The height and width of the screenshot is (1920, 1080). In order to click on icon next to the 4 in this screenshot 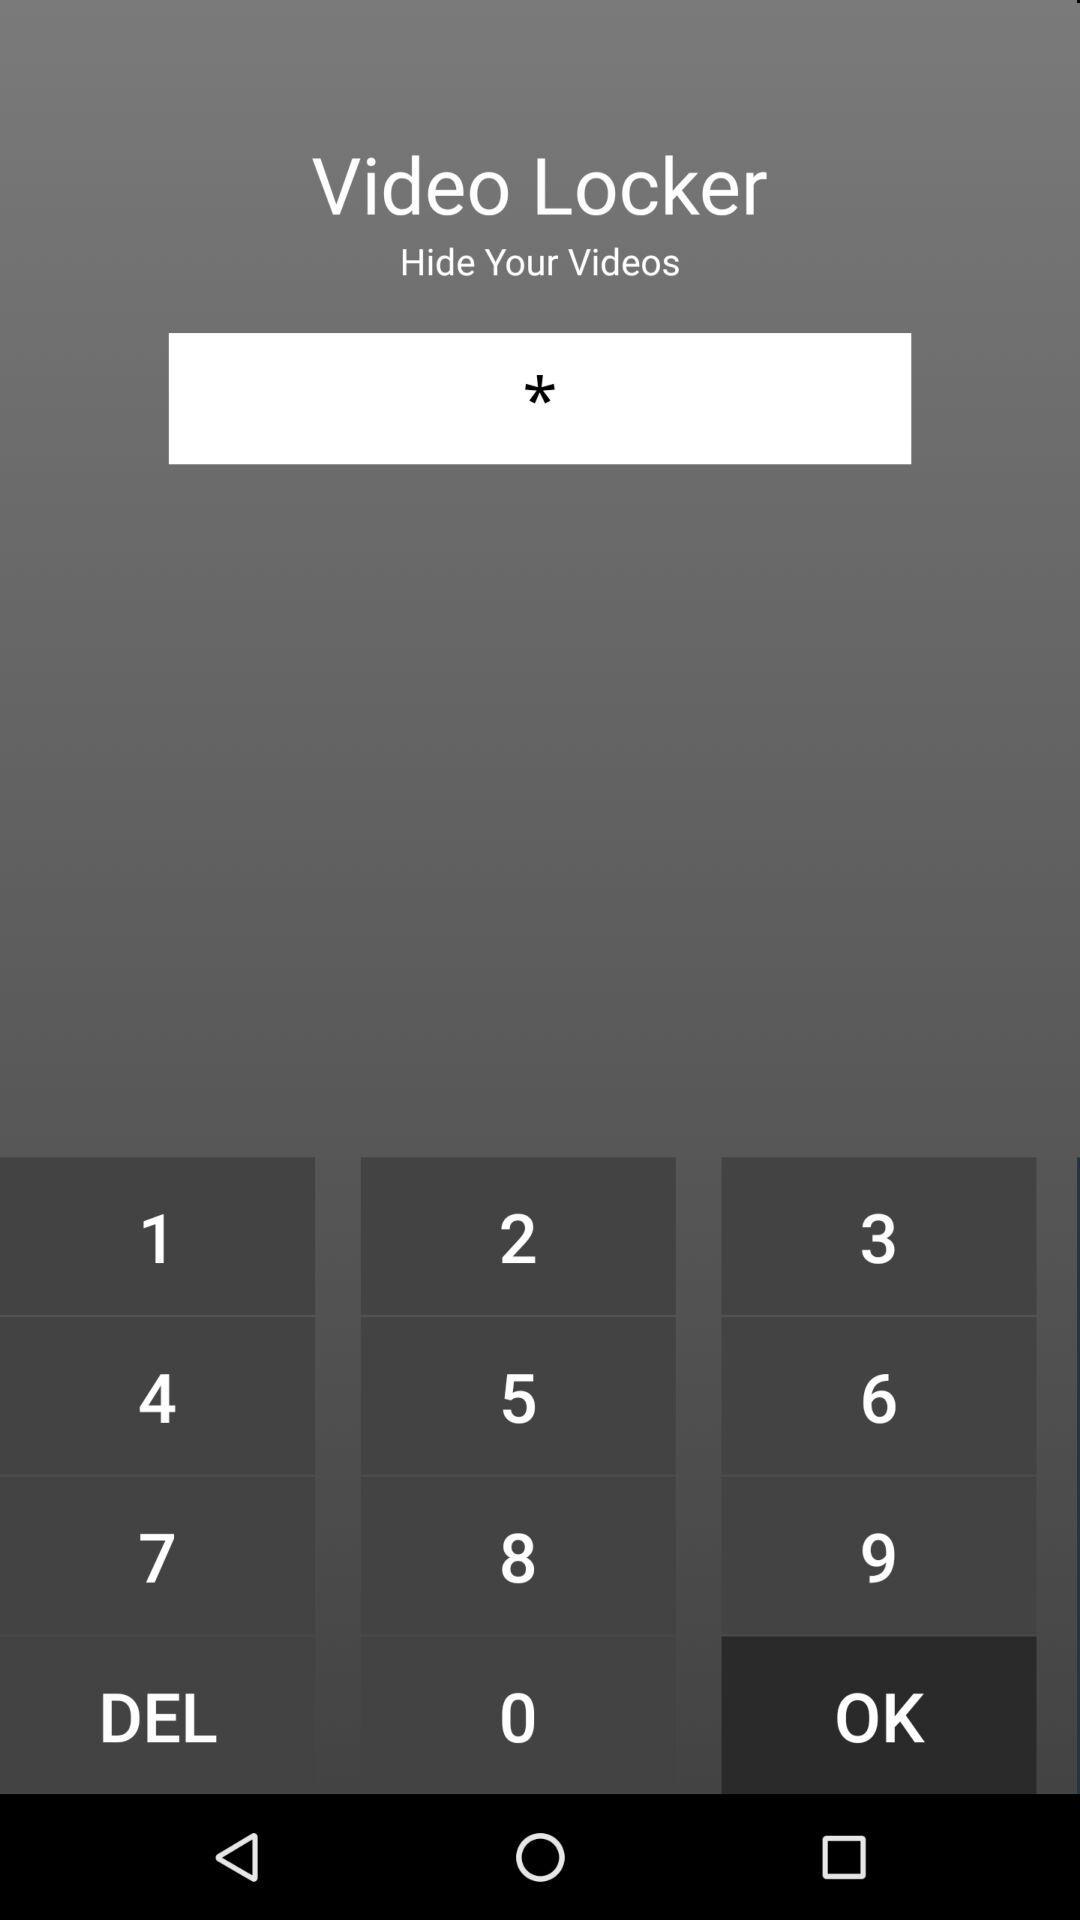, I will do `click(517, 1554)`.